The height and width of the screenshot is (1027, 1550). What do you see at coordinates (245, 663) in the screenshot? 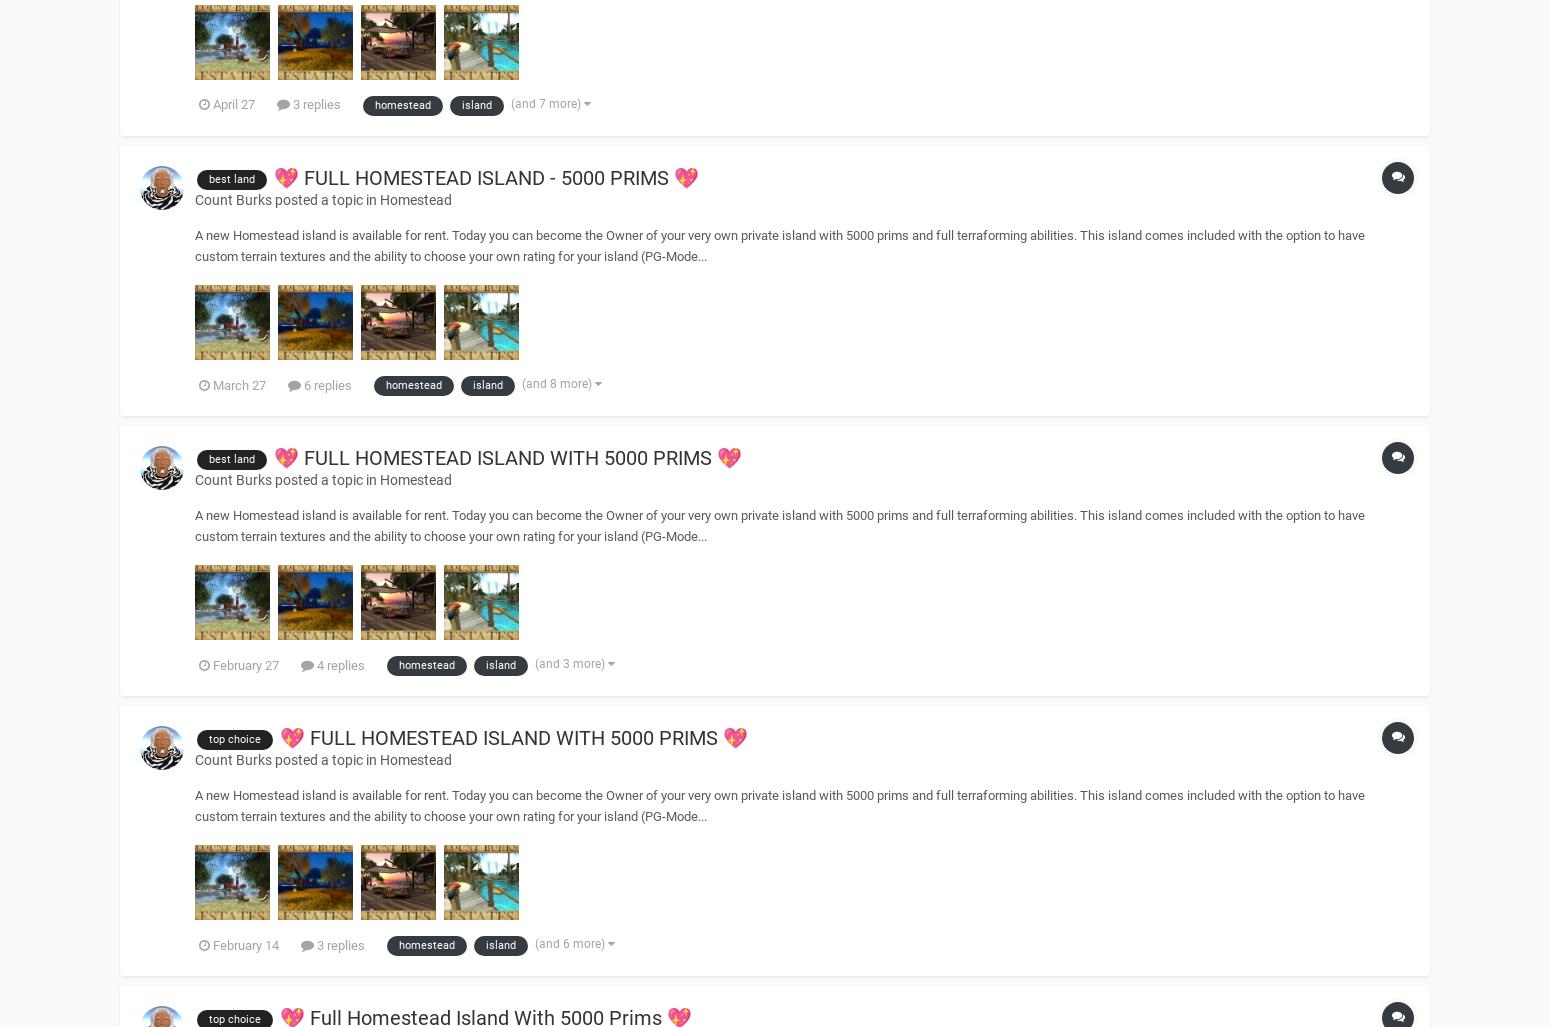
I see `'February 27'` at bounding box center [245, 663].